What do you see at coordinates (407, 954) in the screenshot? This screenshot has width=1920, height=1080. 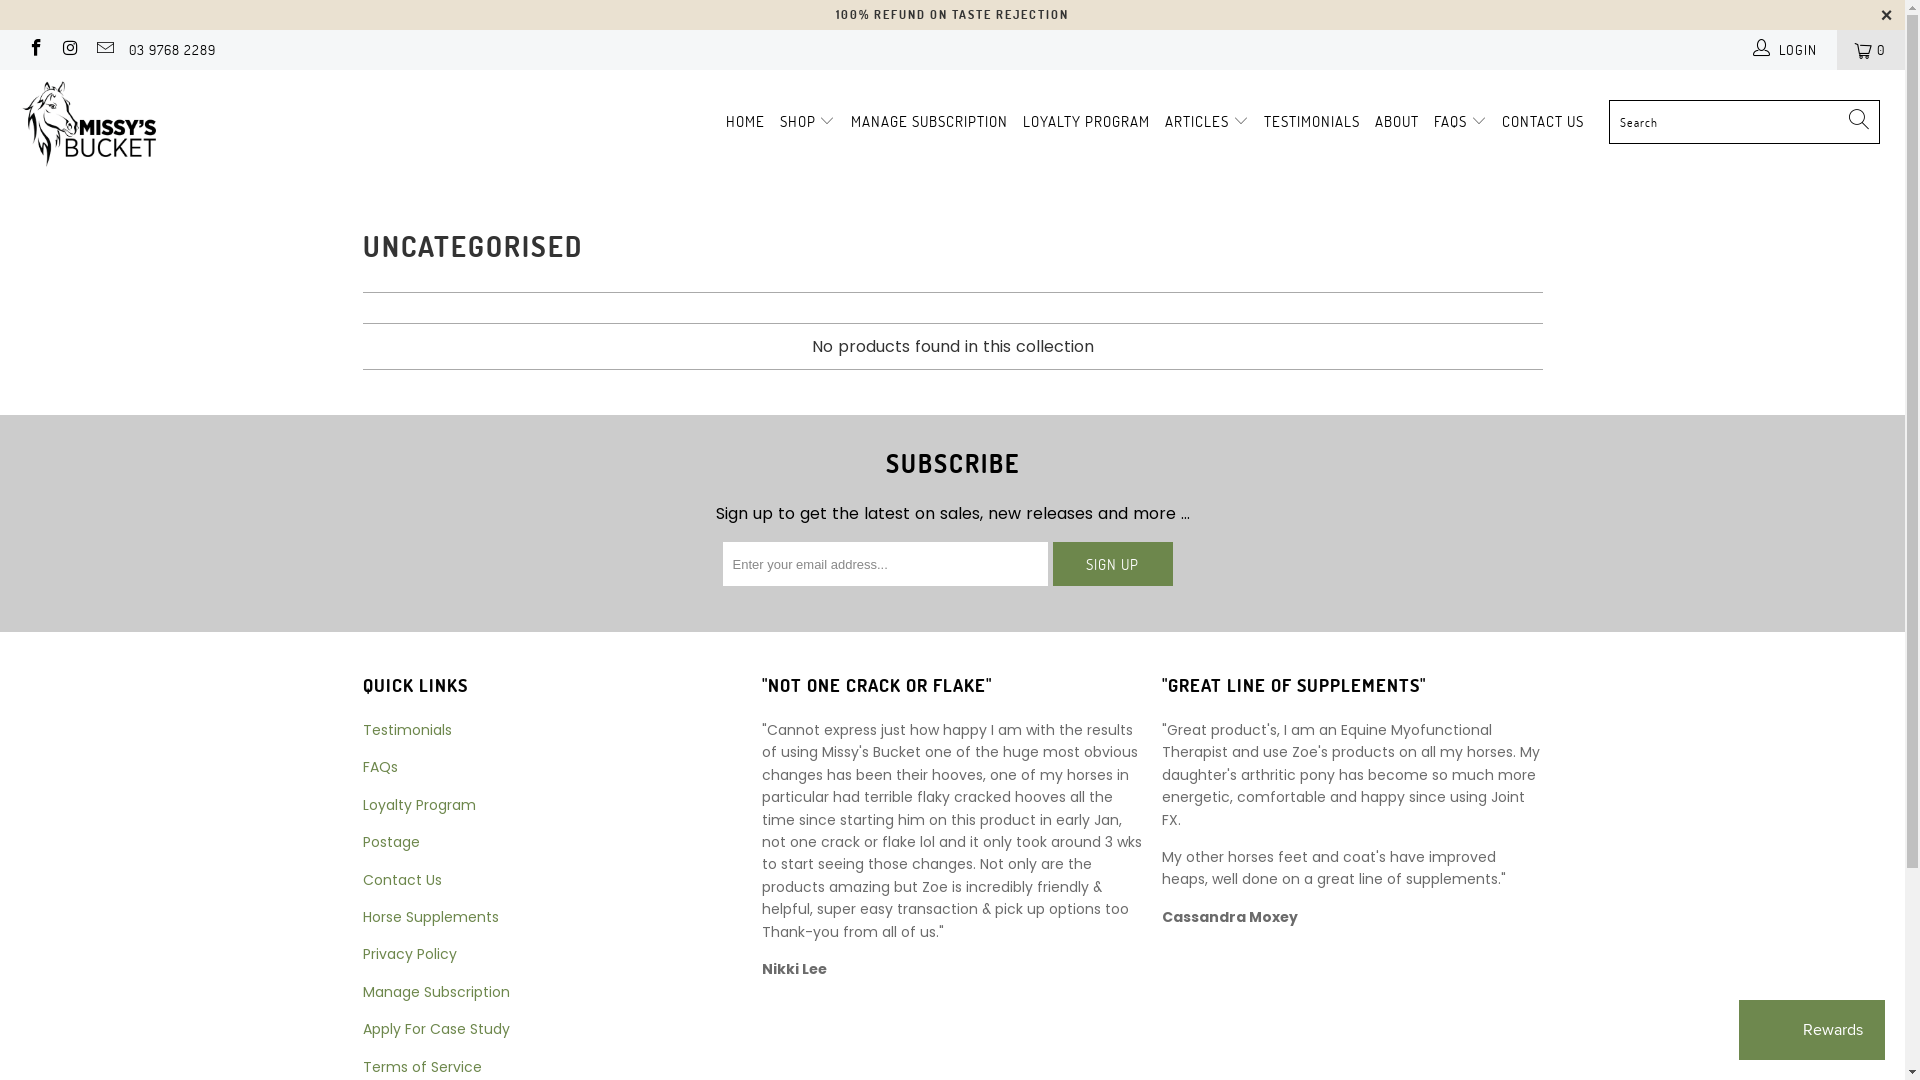 I see `'Privacy Policy'` at bounding box center [407, 954].